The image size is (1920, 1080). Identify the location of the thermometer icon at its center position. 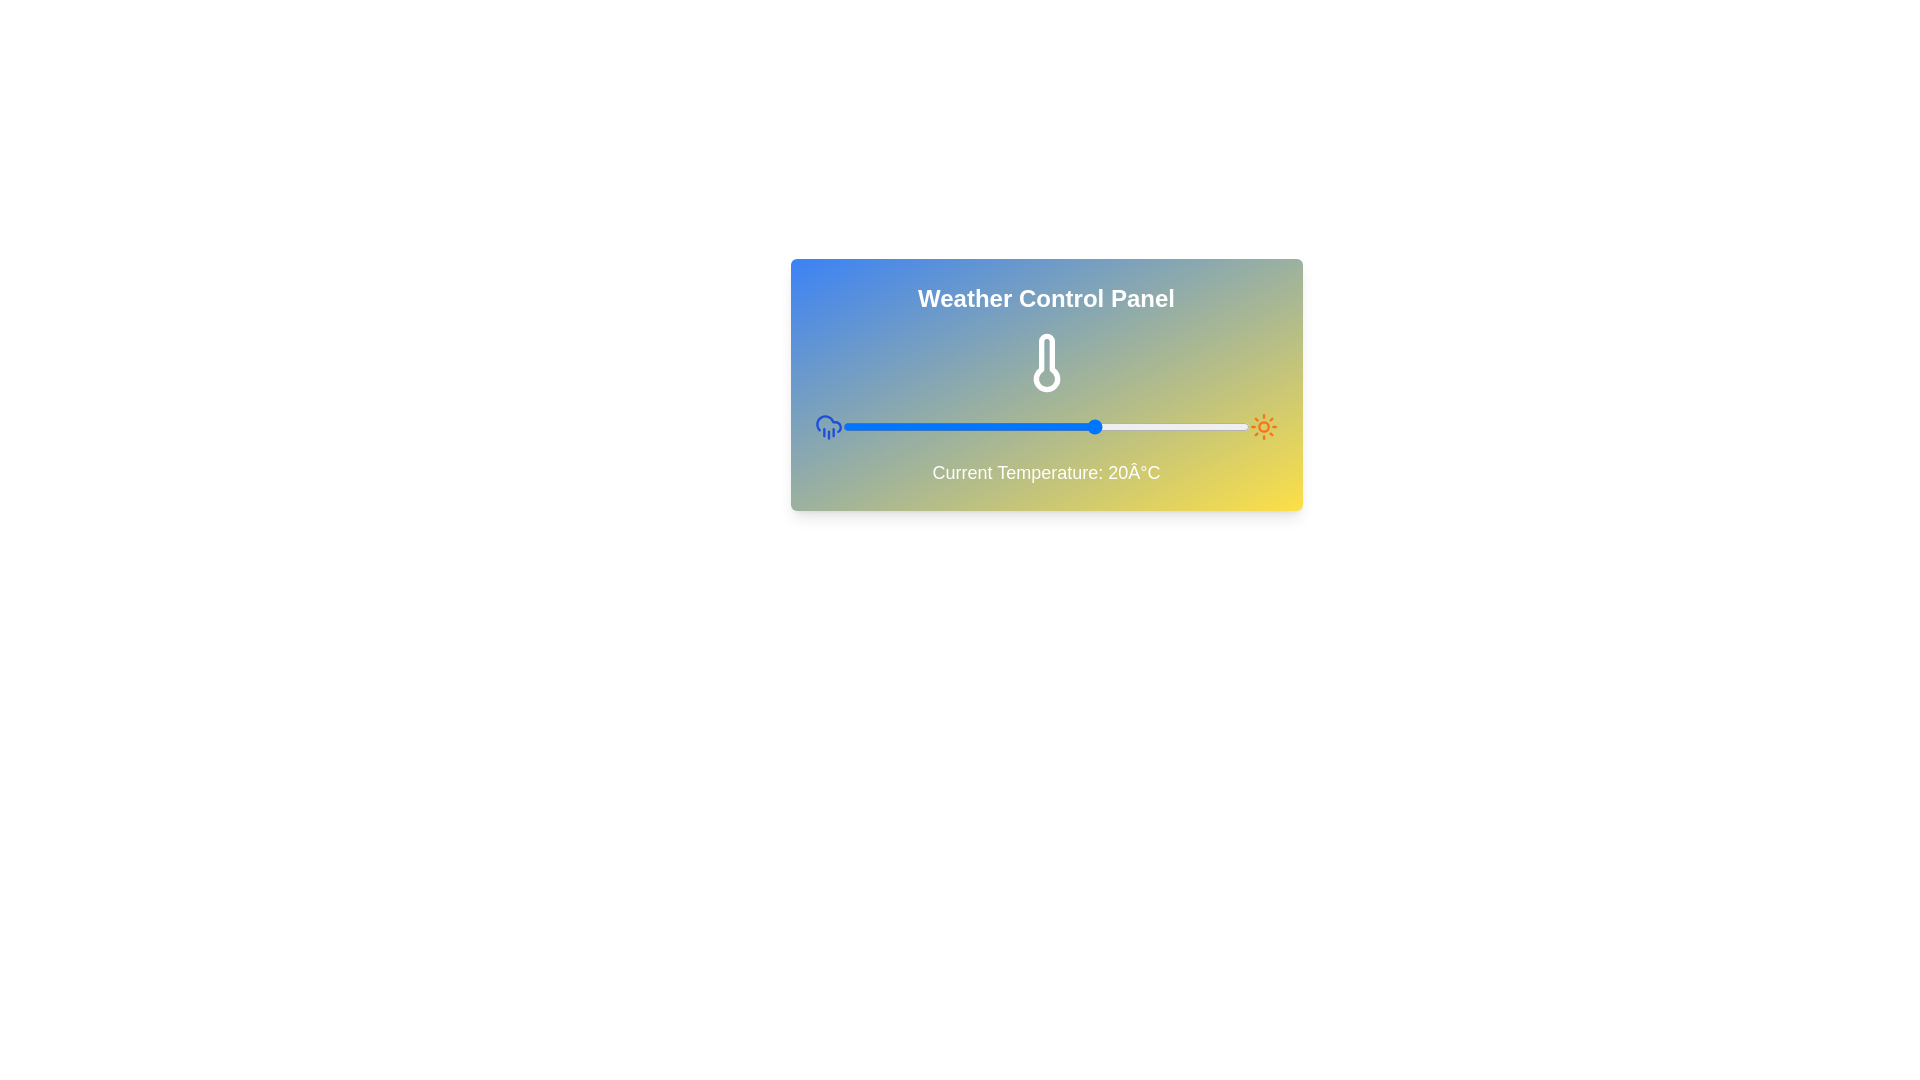
(1045, 362).